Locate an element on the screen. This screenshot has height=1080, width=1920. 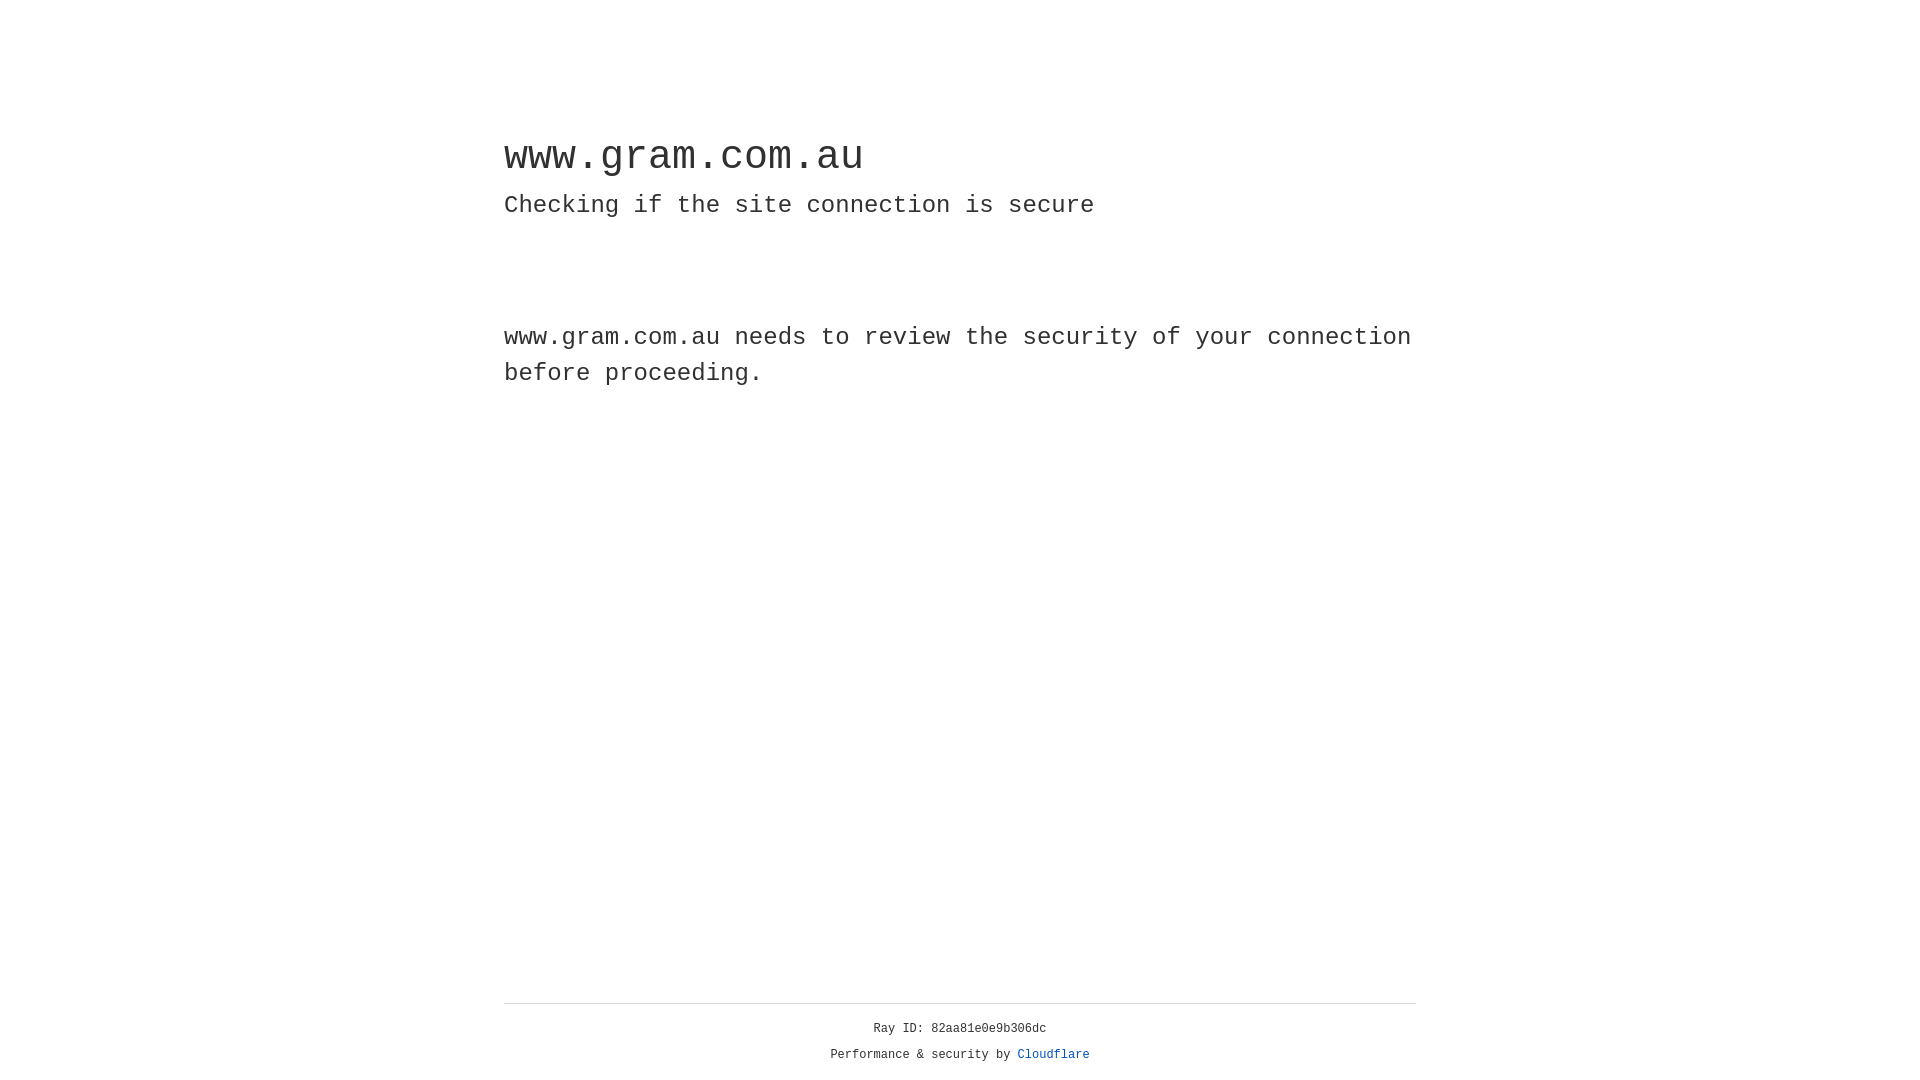
'Cloudflare' is located at coordinates (1017, 1054).